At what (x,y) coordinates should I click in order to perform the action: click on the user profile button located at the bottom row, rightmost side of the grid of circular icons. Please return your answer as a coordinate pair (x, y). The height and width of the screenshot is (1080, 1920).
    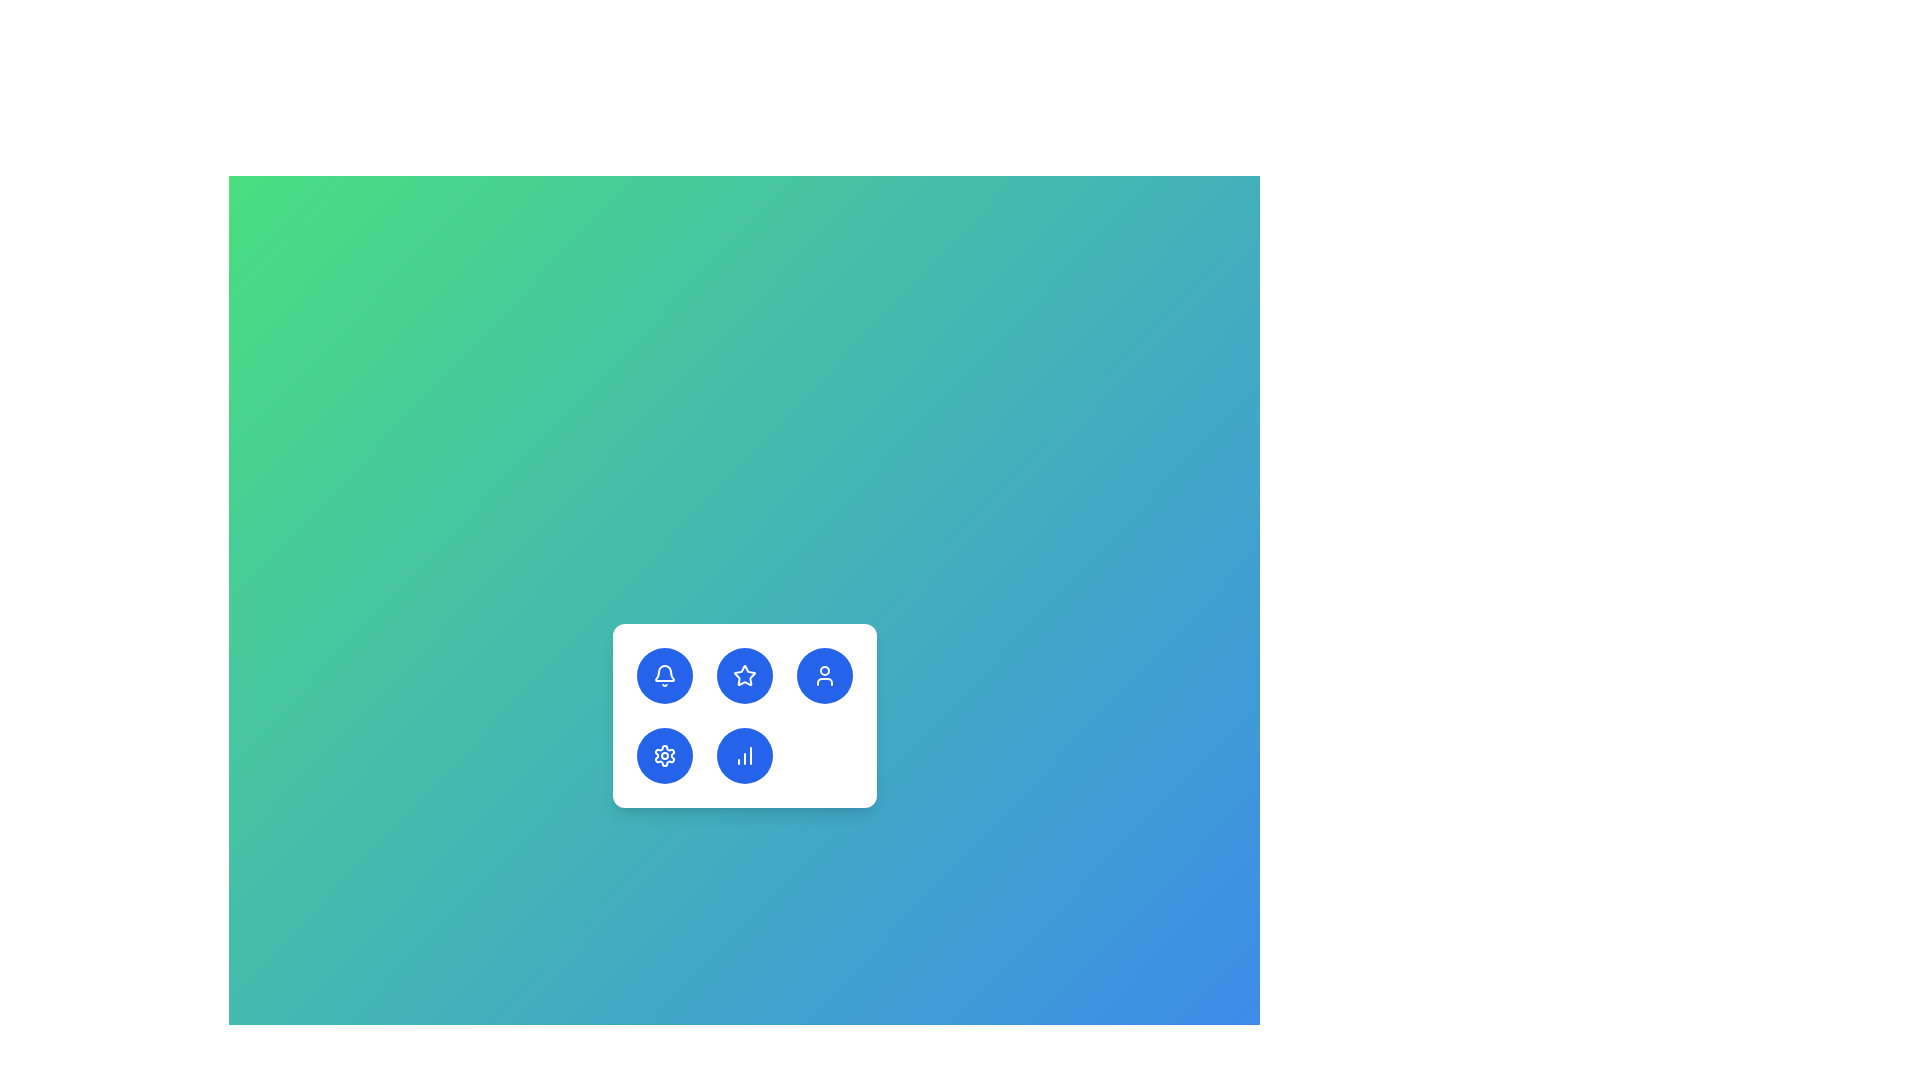
    Looking at the image, I should click on (824, 675).